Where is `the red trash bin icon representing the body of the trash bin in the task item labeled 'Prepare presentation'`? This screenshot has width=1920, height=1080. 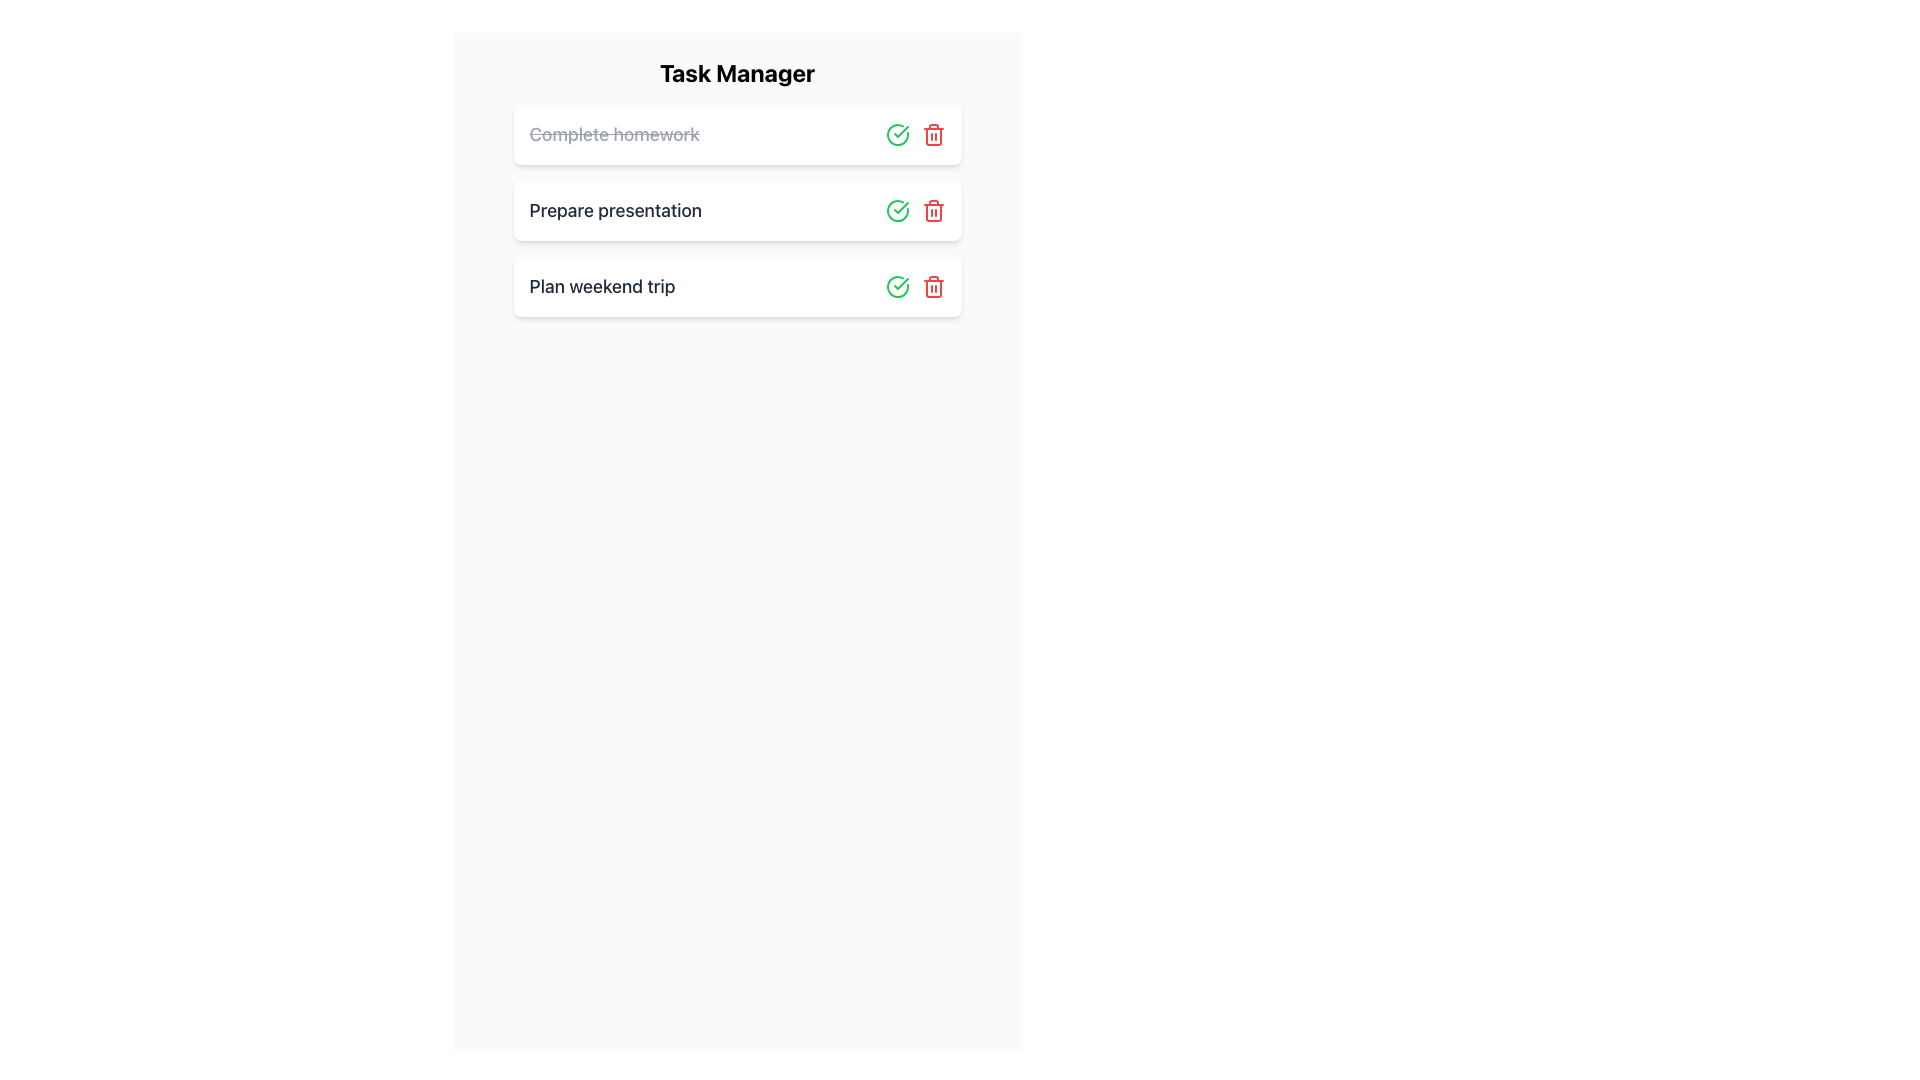 the red trash bin icon representing the body of the trash bin in the task item labeled 'Prepare presentation' is located at coordinates (932, 136).